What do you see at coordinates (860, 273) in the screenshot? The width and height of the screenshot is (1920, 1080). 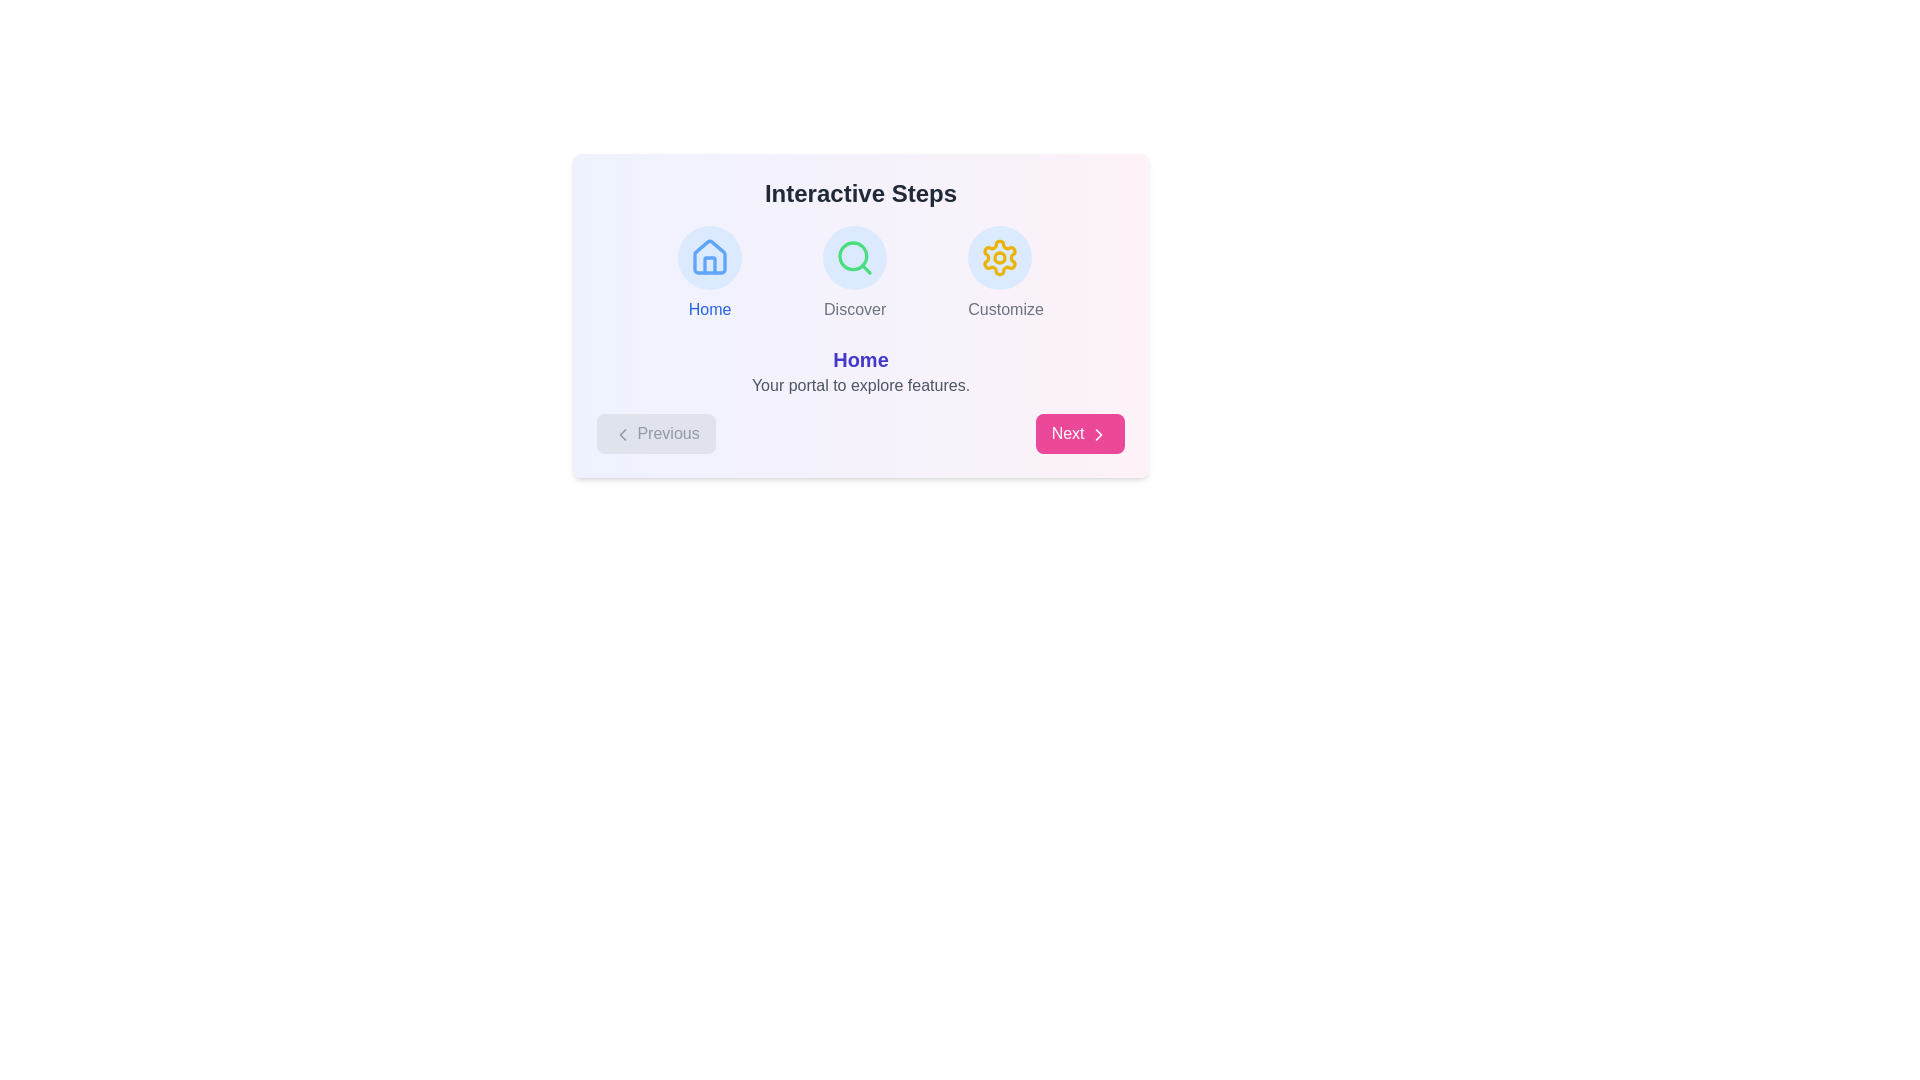 I see `the Navigation menu located centrally below the 'Interactive Steps' header` at bounding box center [860, 273].